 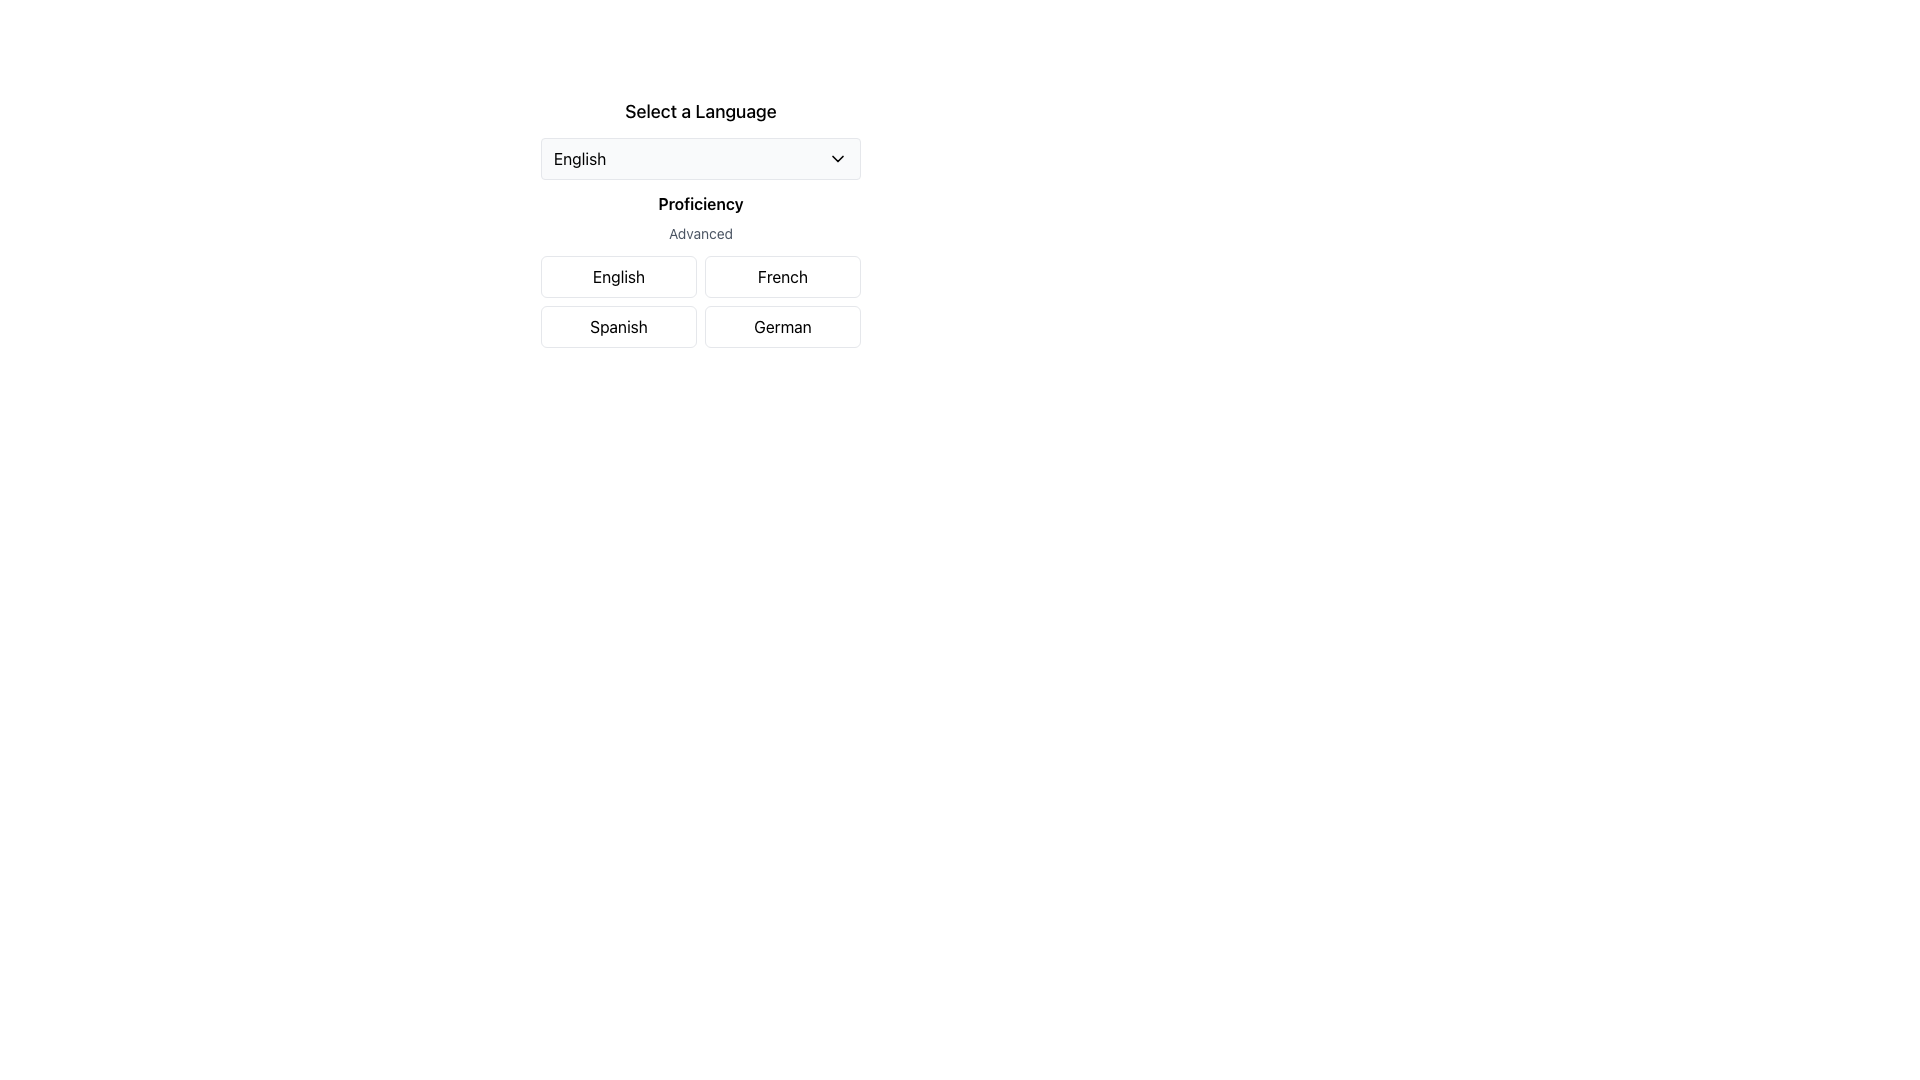 What do you see at coordinates (700, 233) in the screenshot?
I see `the non-interactive text element indicating proficiency, located beneath the 'Proficiency' heading` at bounding box center [700, 233].